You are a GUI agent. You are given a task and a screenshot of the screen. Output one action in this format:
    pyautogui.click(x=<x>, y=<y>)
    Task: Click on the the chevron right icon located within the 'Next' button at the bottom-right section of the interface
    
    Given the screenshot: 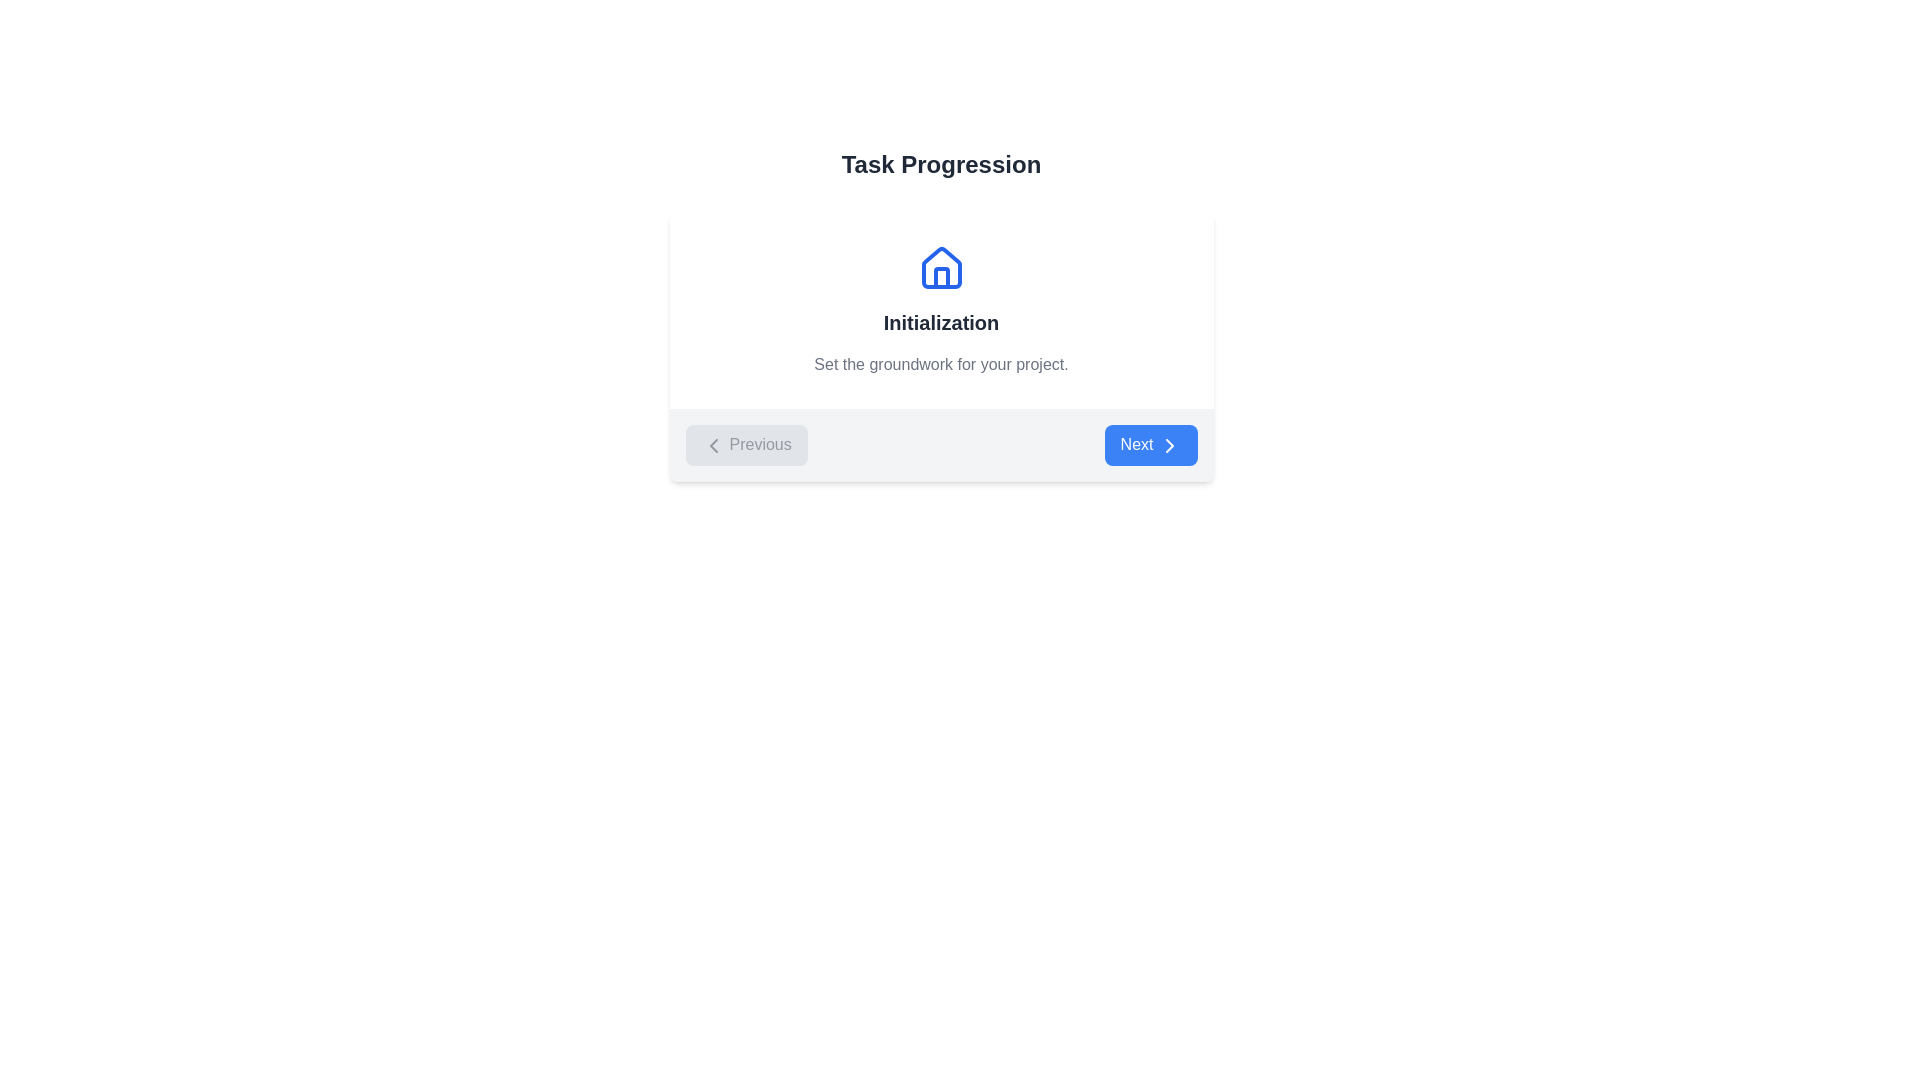 What is the action you would take?
    pyautogui.click(x=1169, y=444)
    